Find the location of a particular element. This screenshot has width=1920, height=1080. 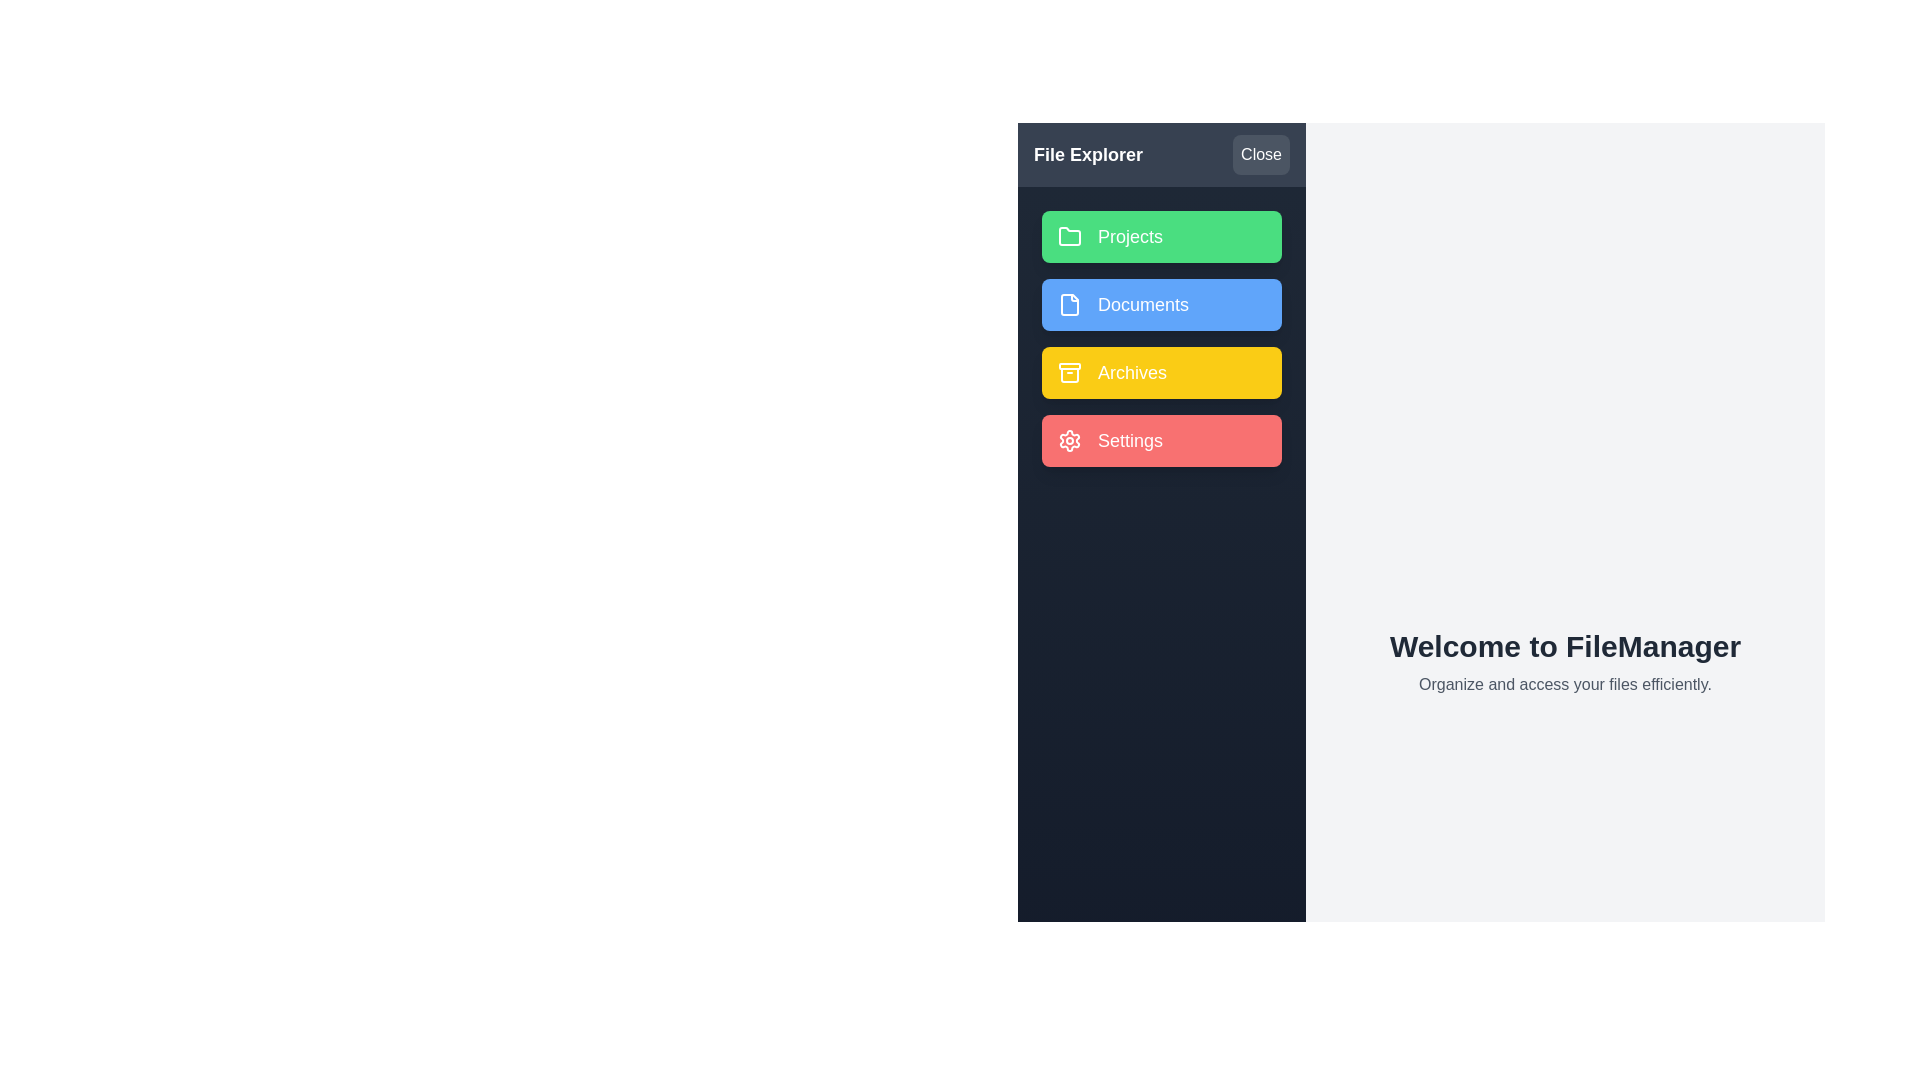

the 'Close' button to close the drawer is located at coordinates (1260, 153).